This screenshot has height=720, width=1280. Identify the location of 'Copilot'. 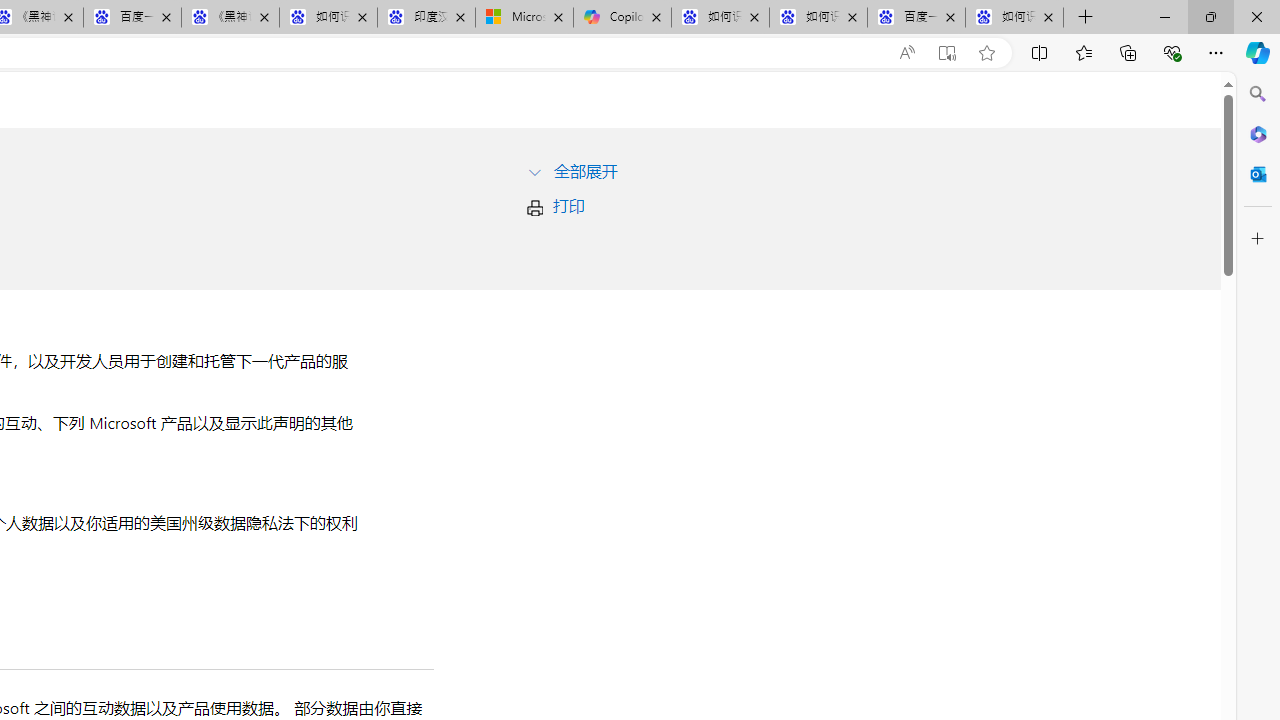
(621, 17).